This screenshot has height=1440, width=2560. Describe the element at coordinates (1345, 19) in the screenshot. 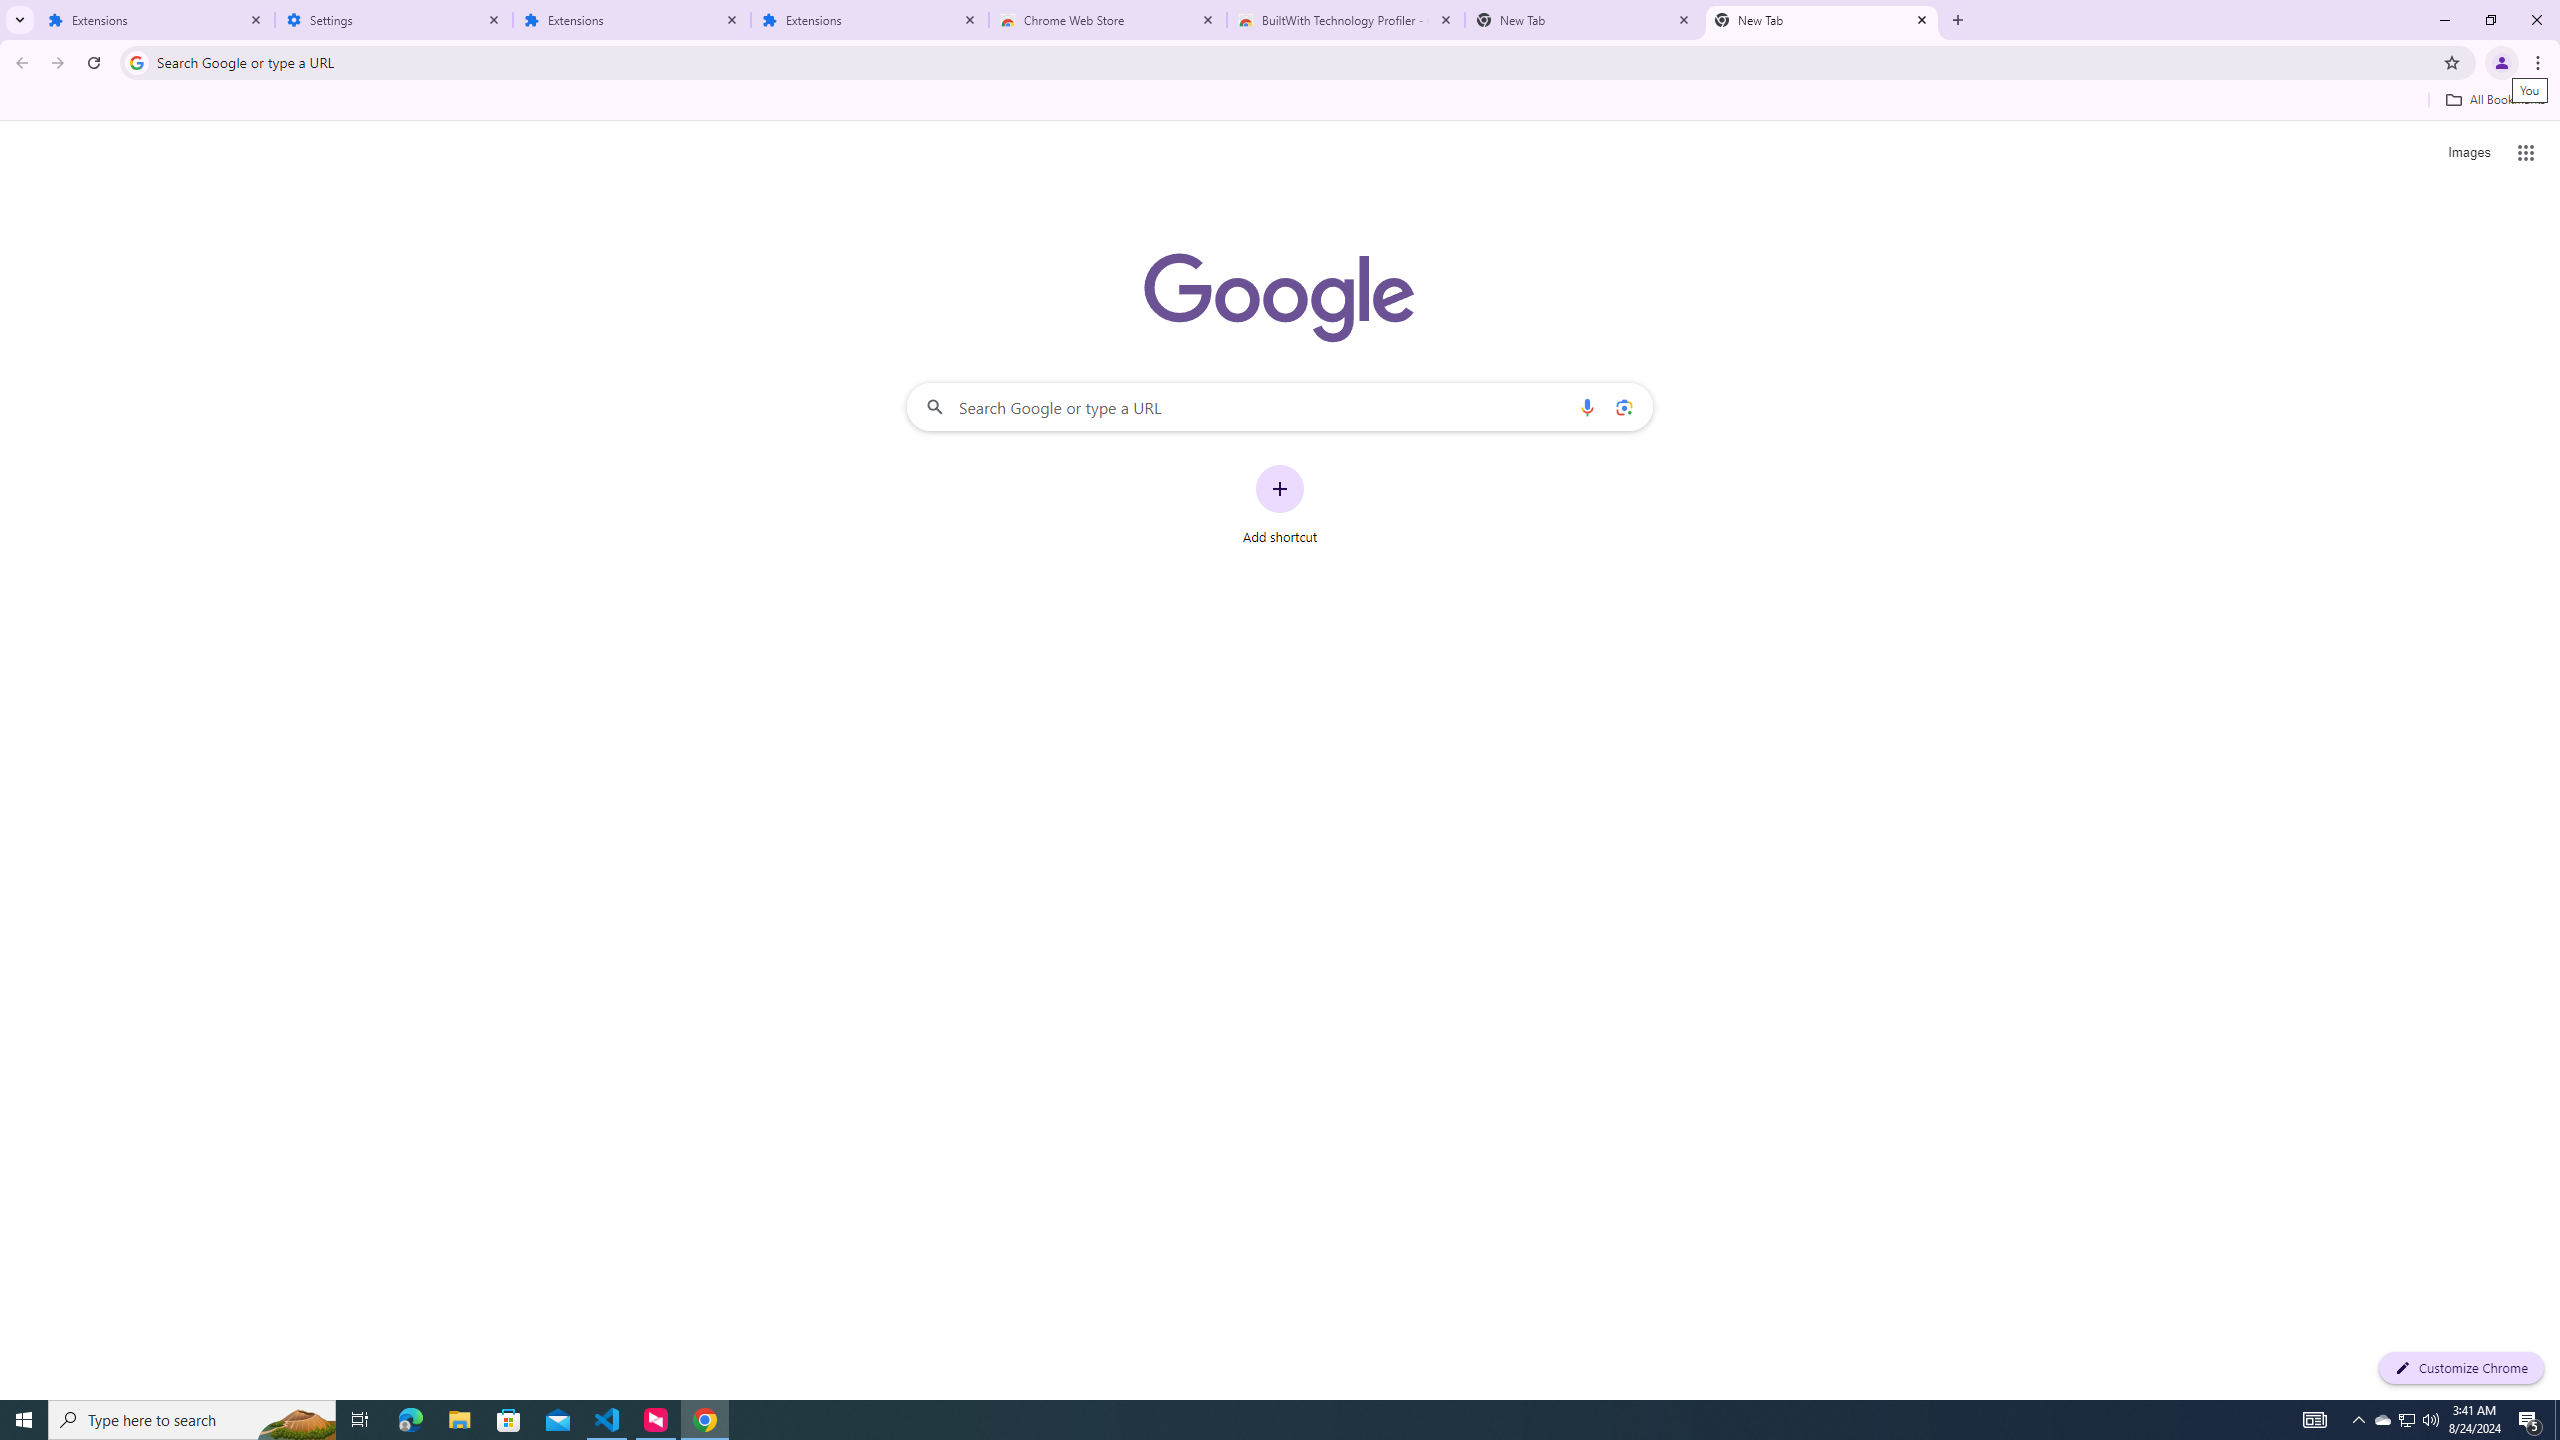

I see `'BuiltWith Technology Profiler - Chrome Web Store'` at that location.